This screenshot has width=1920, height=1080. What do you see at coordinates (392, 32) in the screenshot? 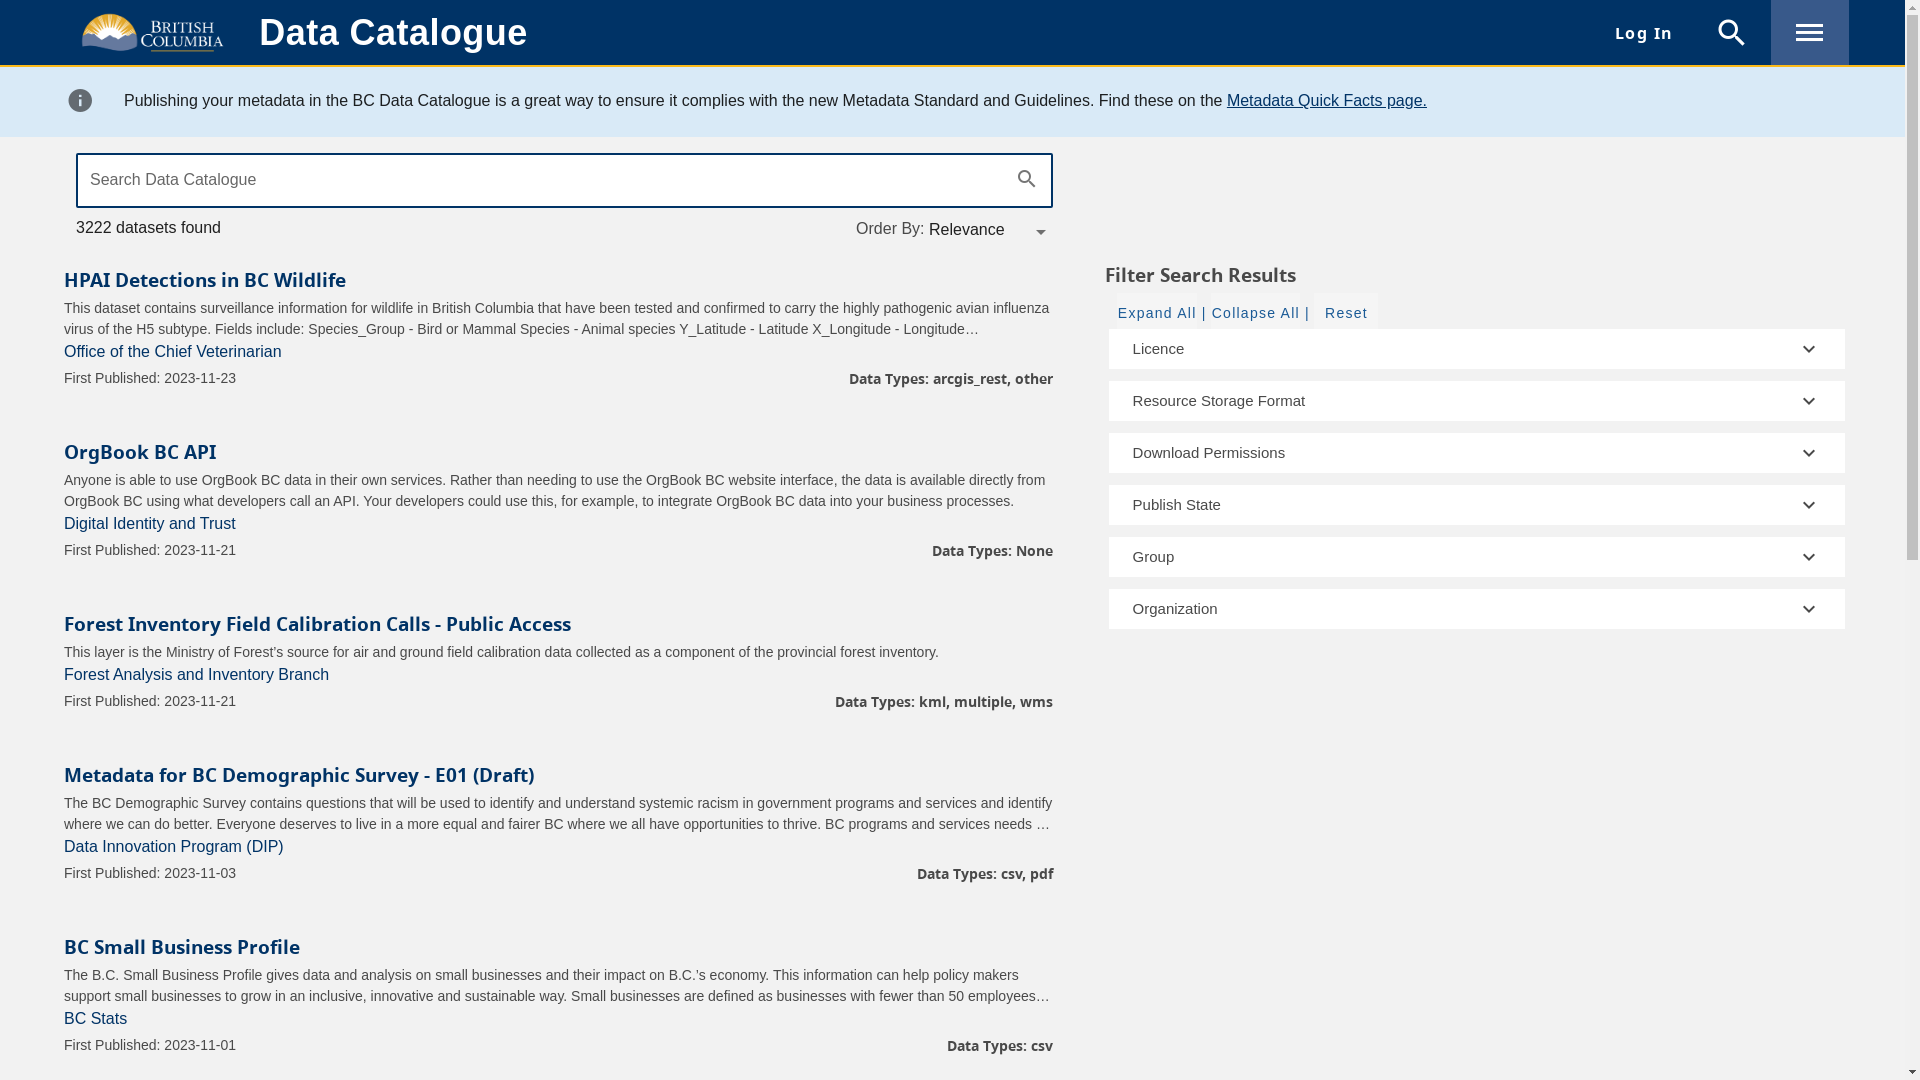
I see `'Data Catalogue'` at bounding box center [392, 32].